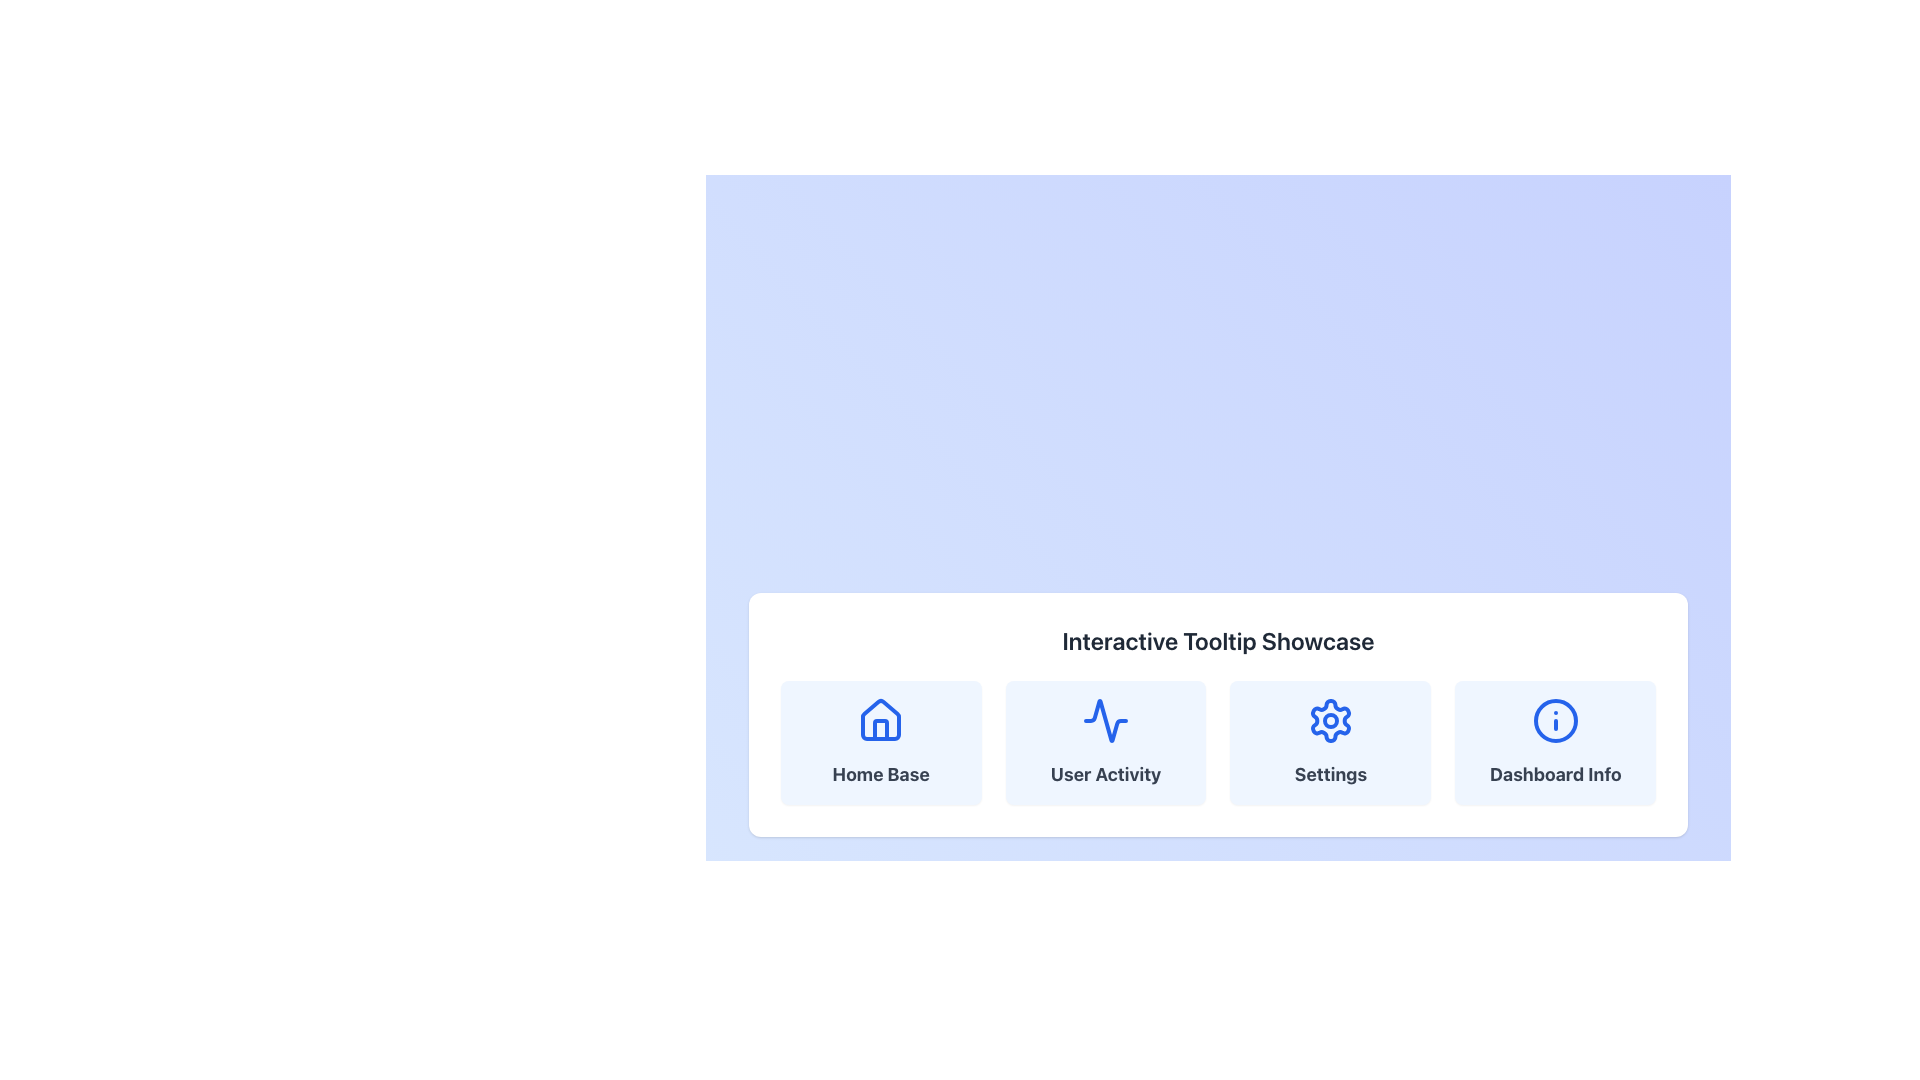 This screenshot has width=1920, height=1080. Describe the element at coordinates (1554, 721) in the screenshot. I see `the Dashboard Info icon located at the far-right side of the row` at that location.